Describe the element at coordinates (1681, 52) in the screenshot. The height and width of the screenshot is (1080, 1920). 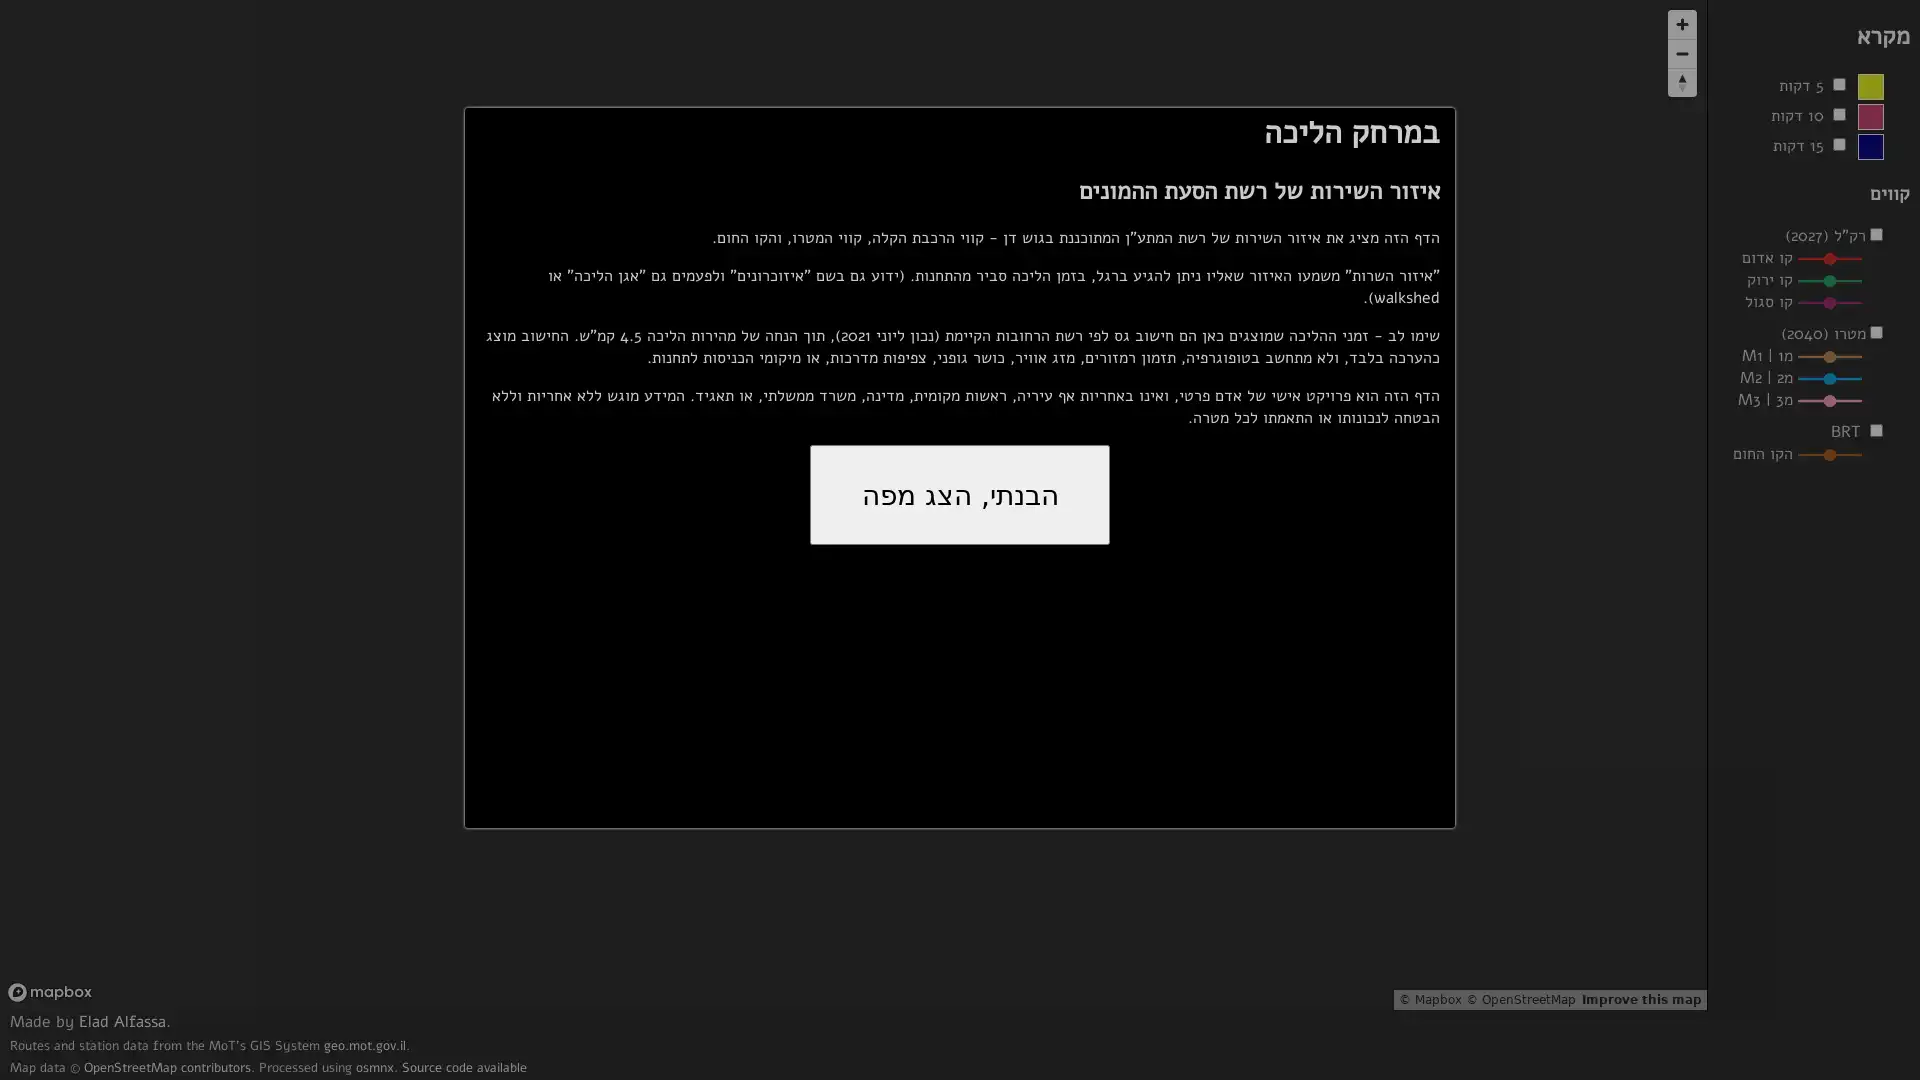
I see `Zoom out` at that location.